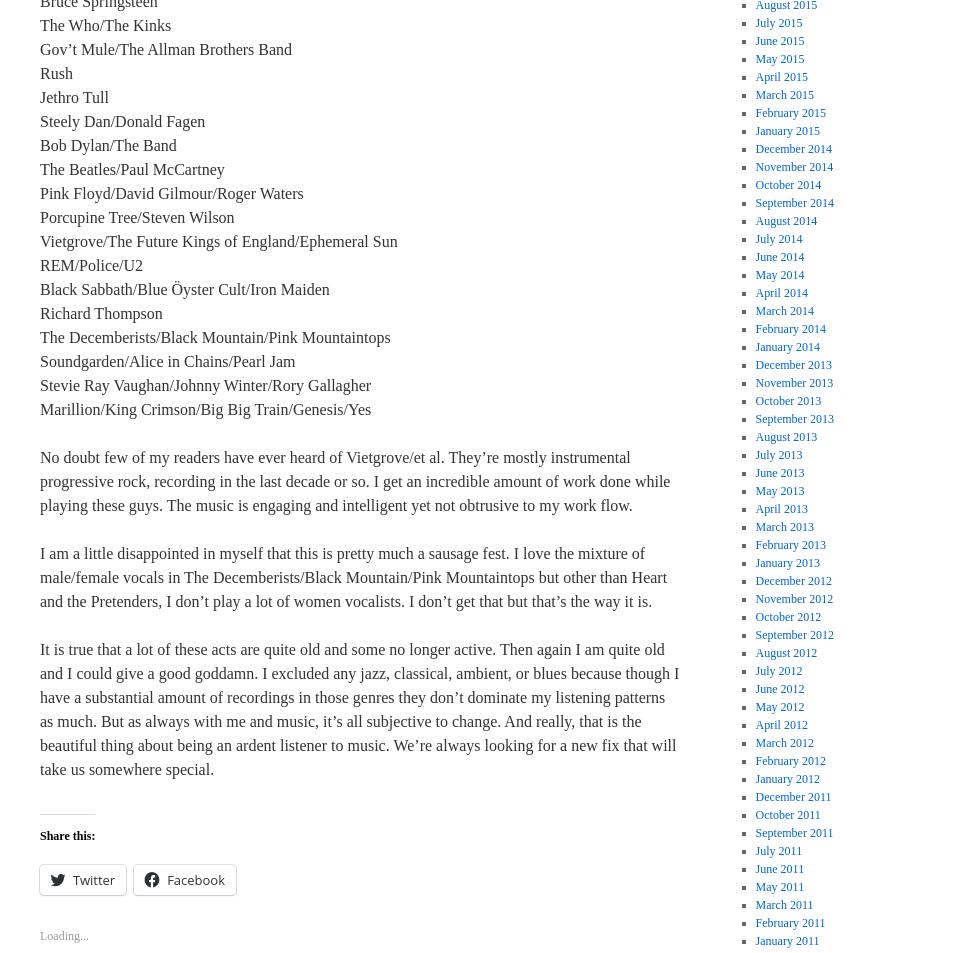 Image resolution: width=980 pixels, height=953 pixels. I want to click on 'January 2015', so click(787, 130).